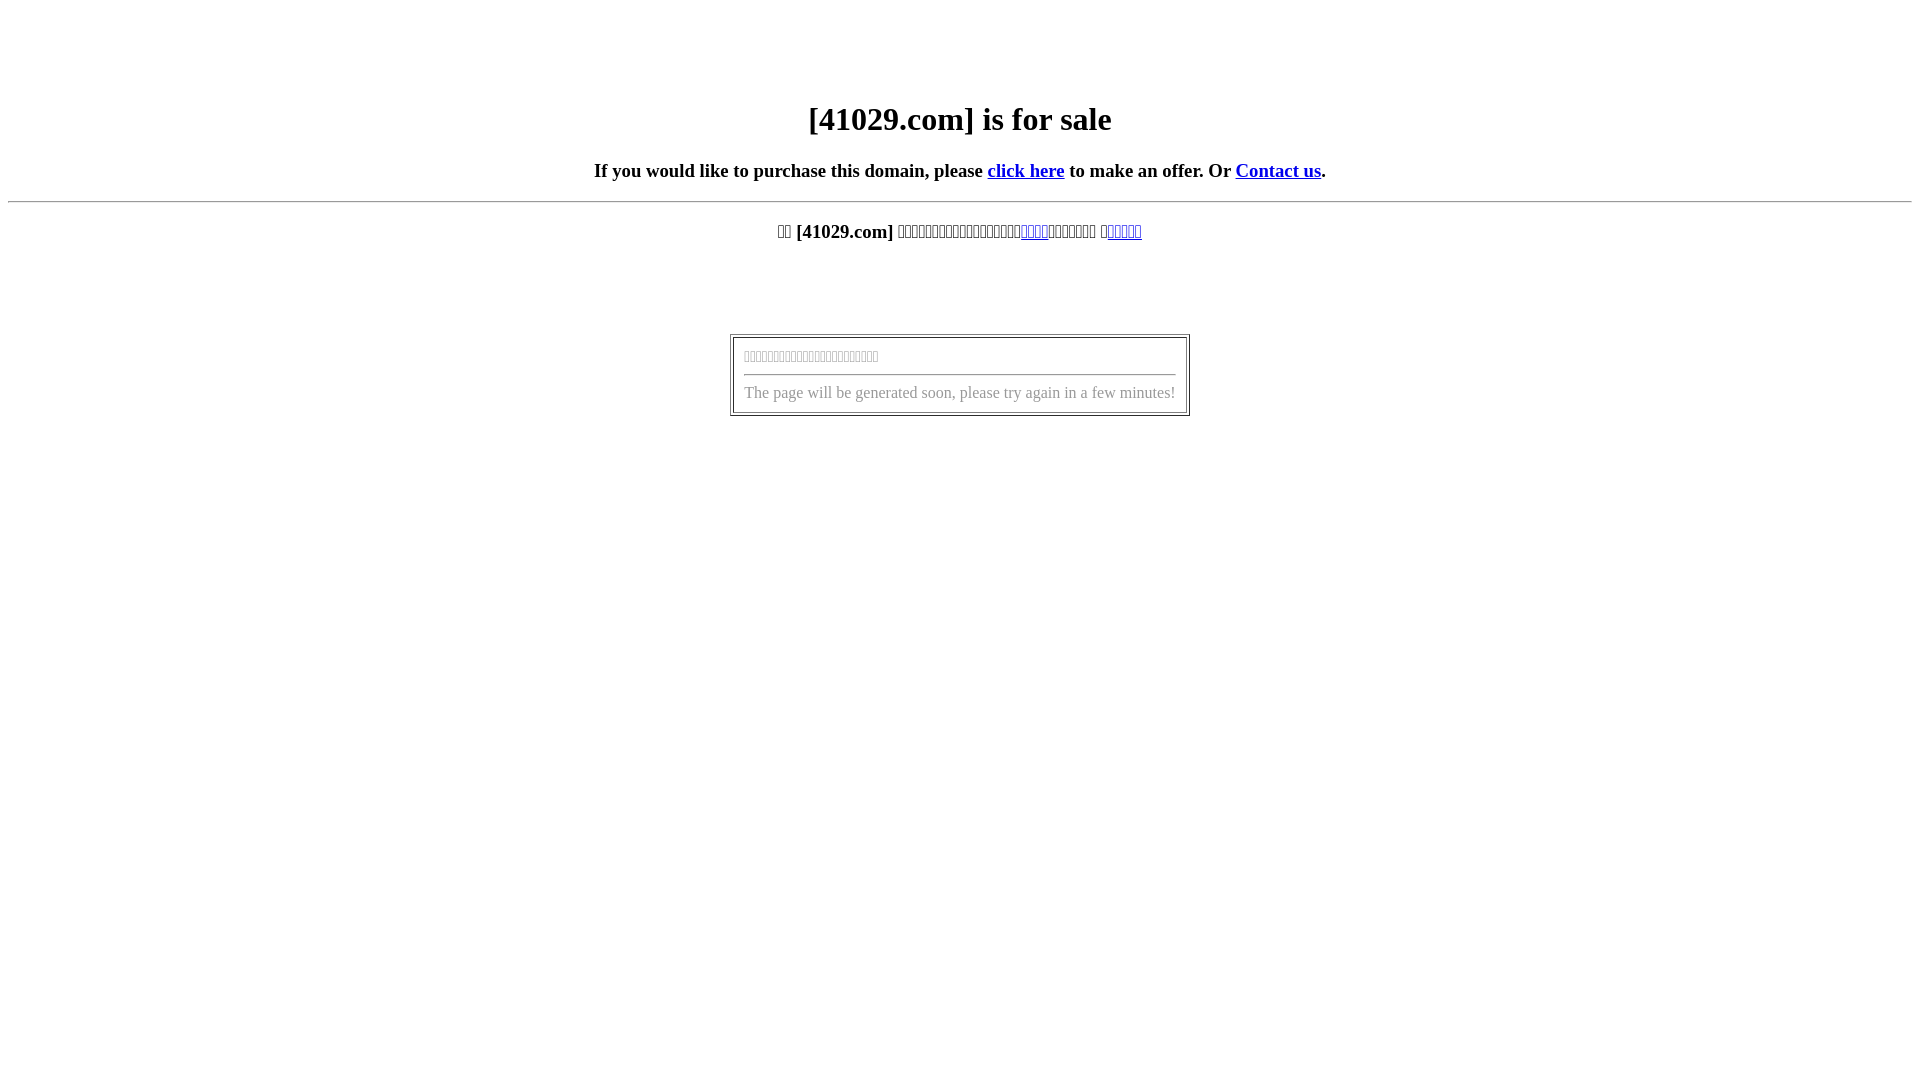 Image resolution: width=1920 pixels, height=1080 pixels. I want to click on 'click here', so click(1026, 169).